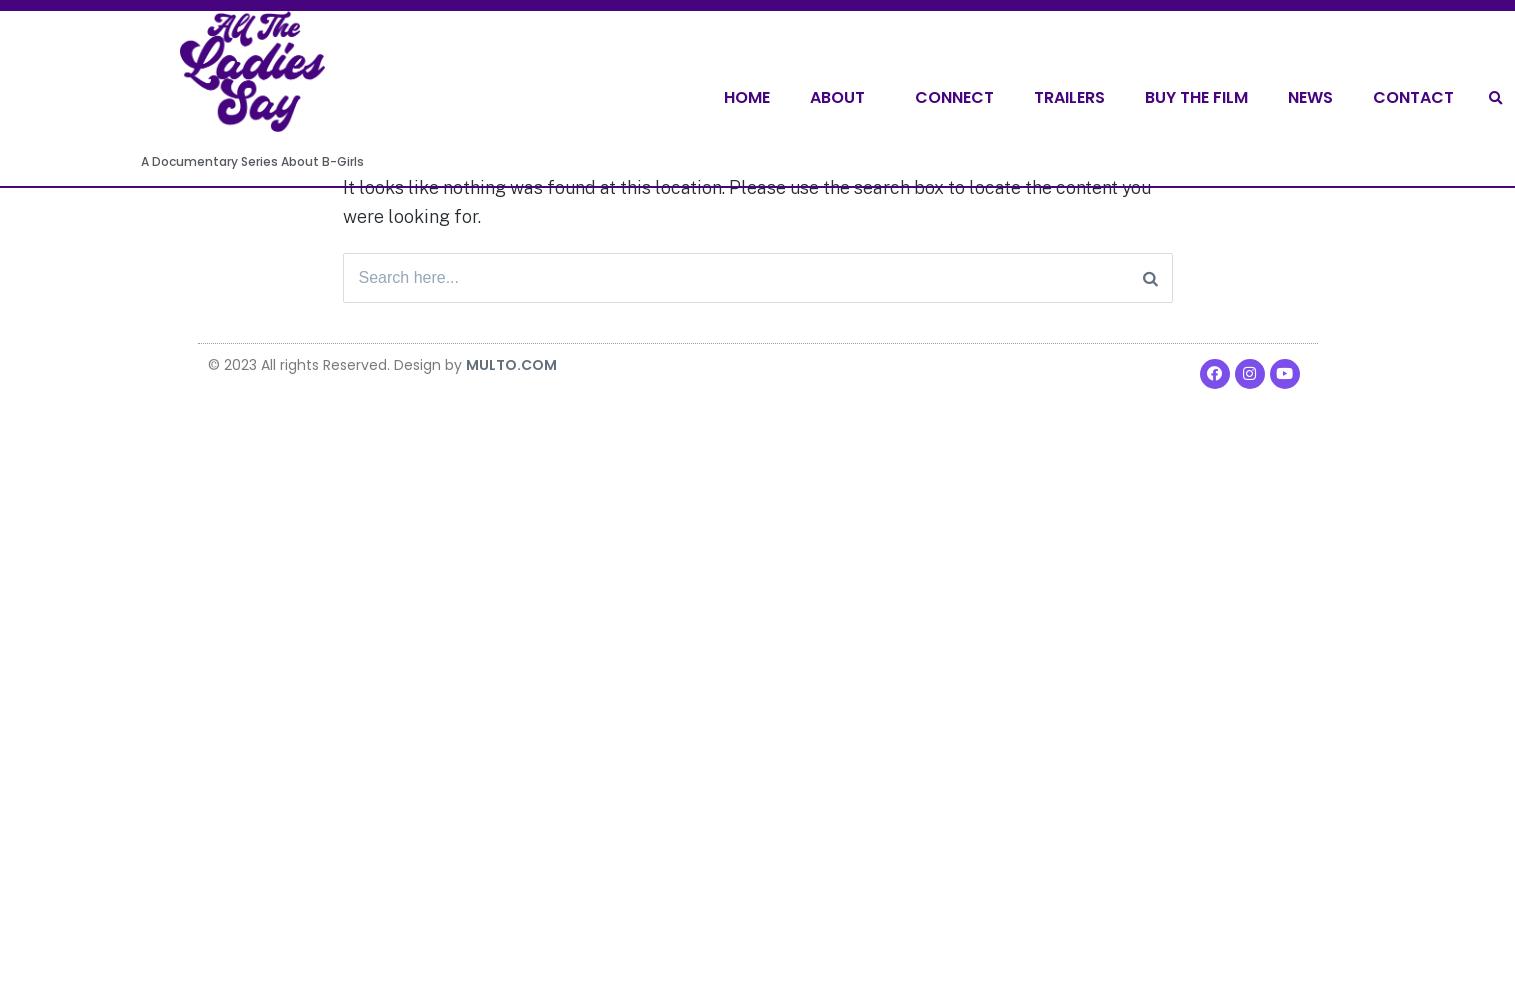  I want to click on 'Connect', so click(954, 96).